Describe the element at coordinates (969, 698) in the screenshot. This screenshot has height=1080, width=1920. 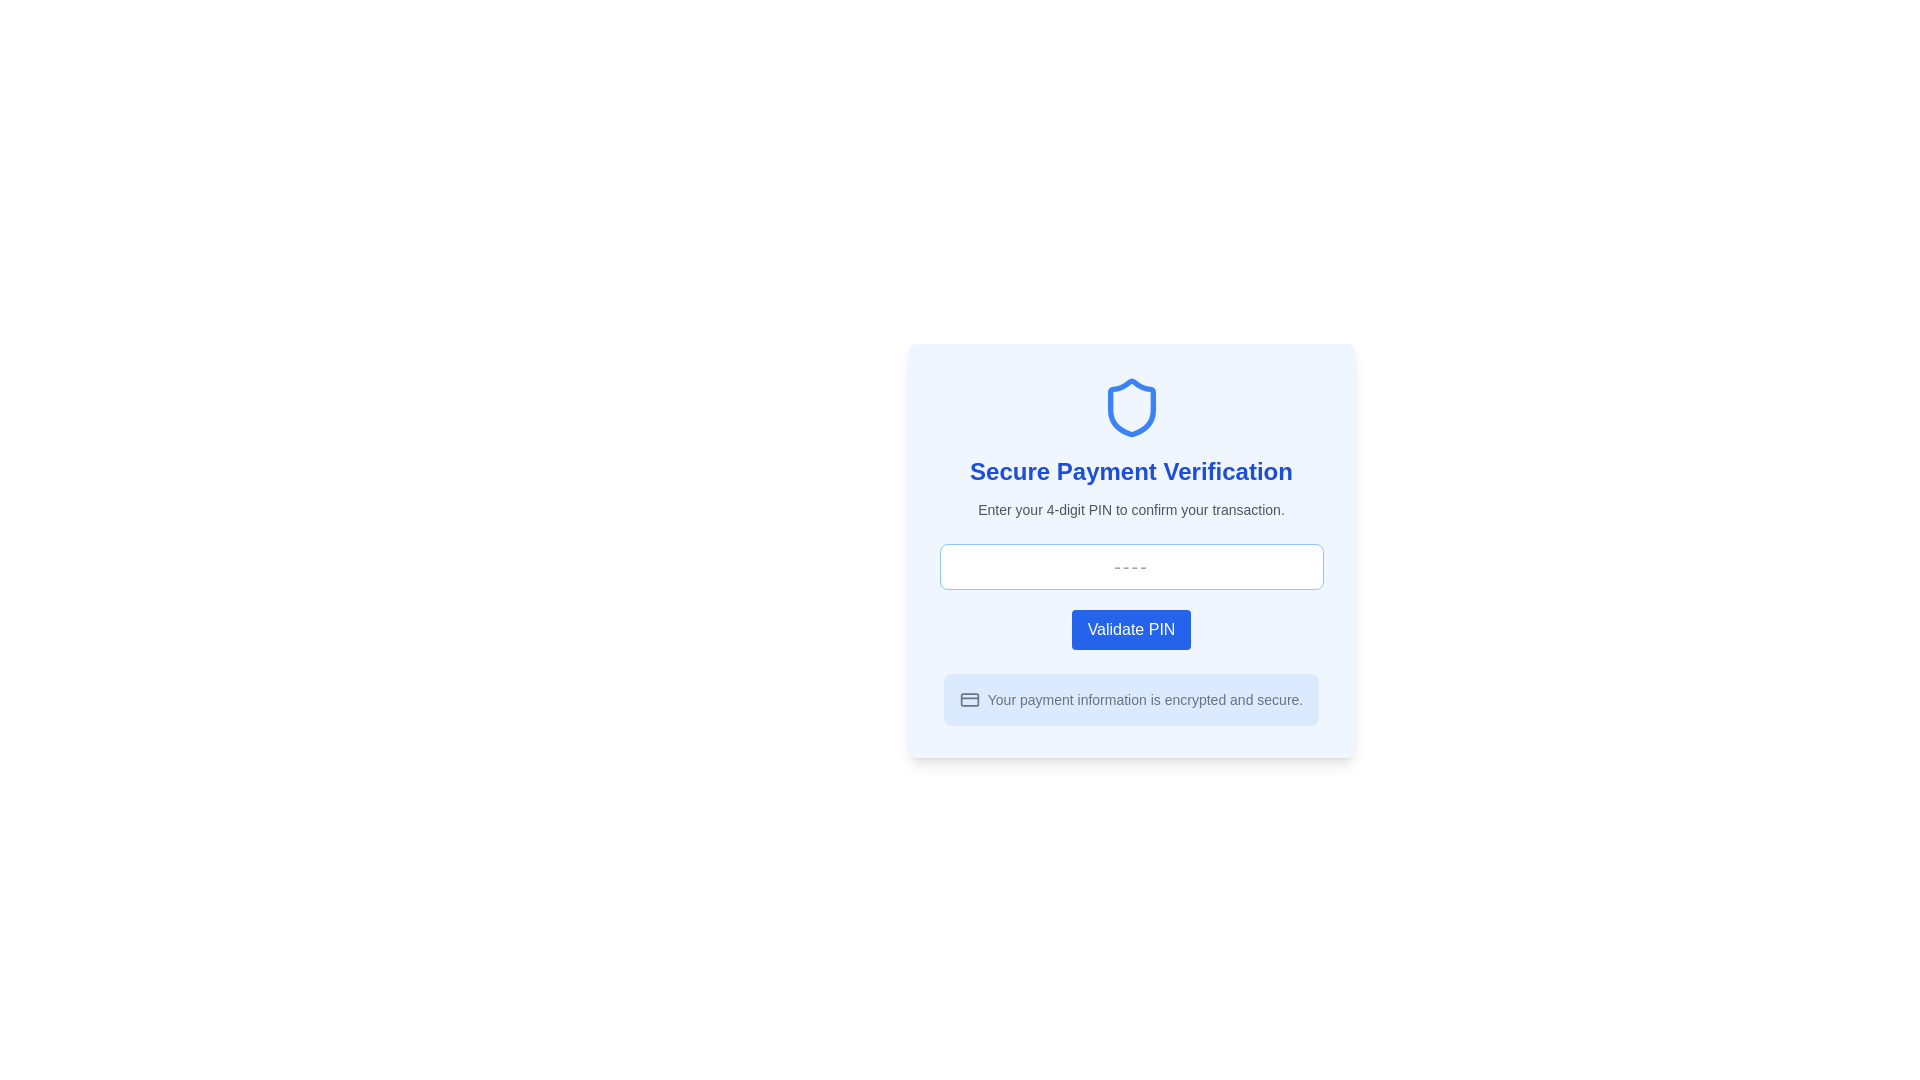
I see `the light gray or white filled rounded rectangle within the credit card icon located near the center of the icon` at that location.